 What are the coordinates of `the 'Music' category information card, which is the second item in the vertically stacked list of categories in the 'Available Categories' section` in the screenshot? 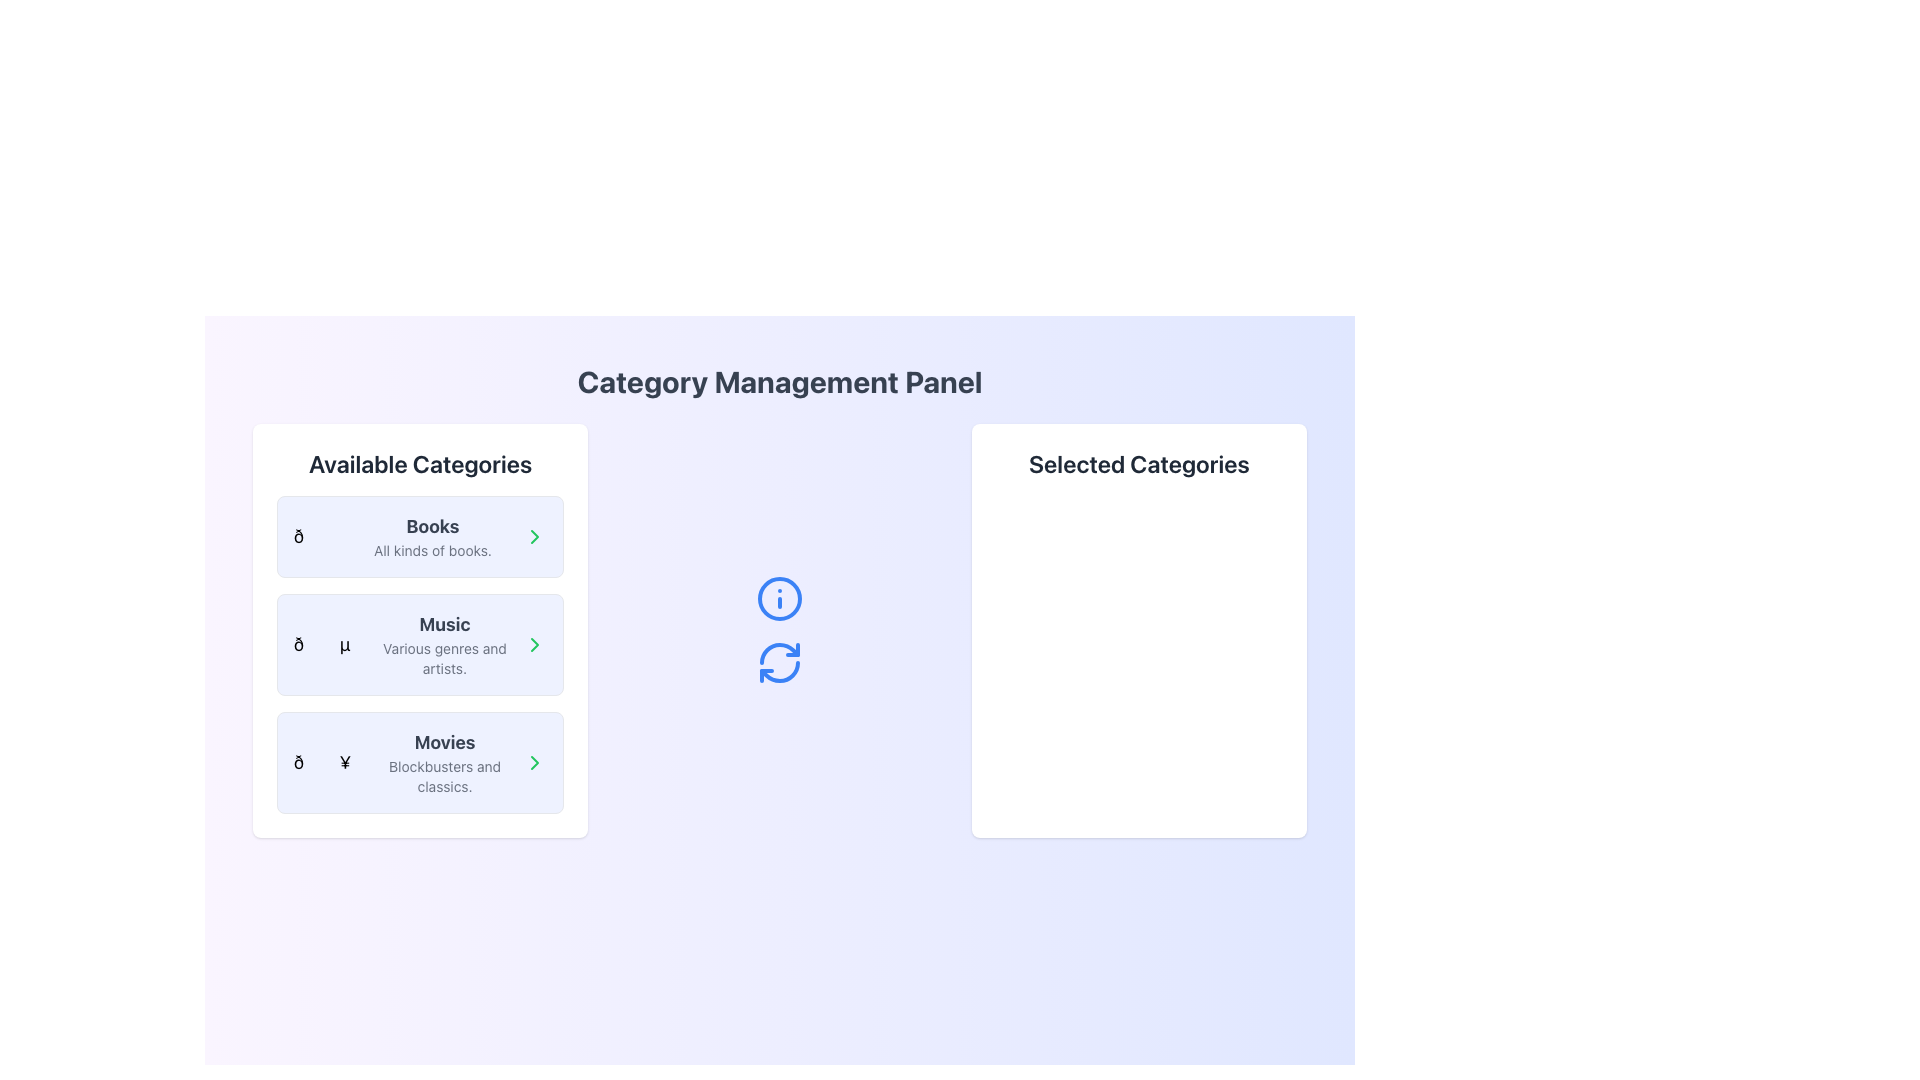 It's located at (419, 644).